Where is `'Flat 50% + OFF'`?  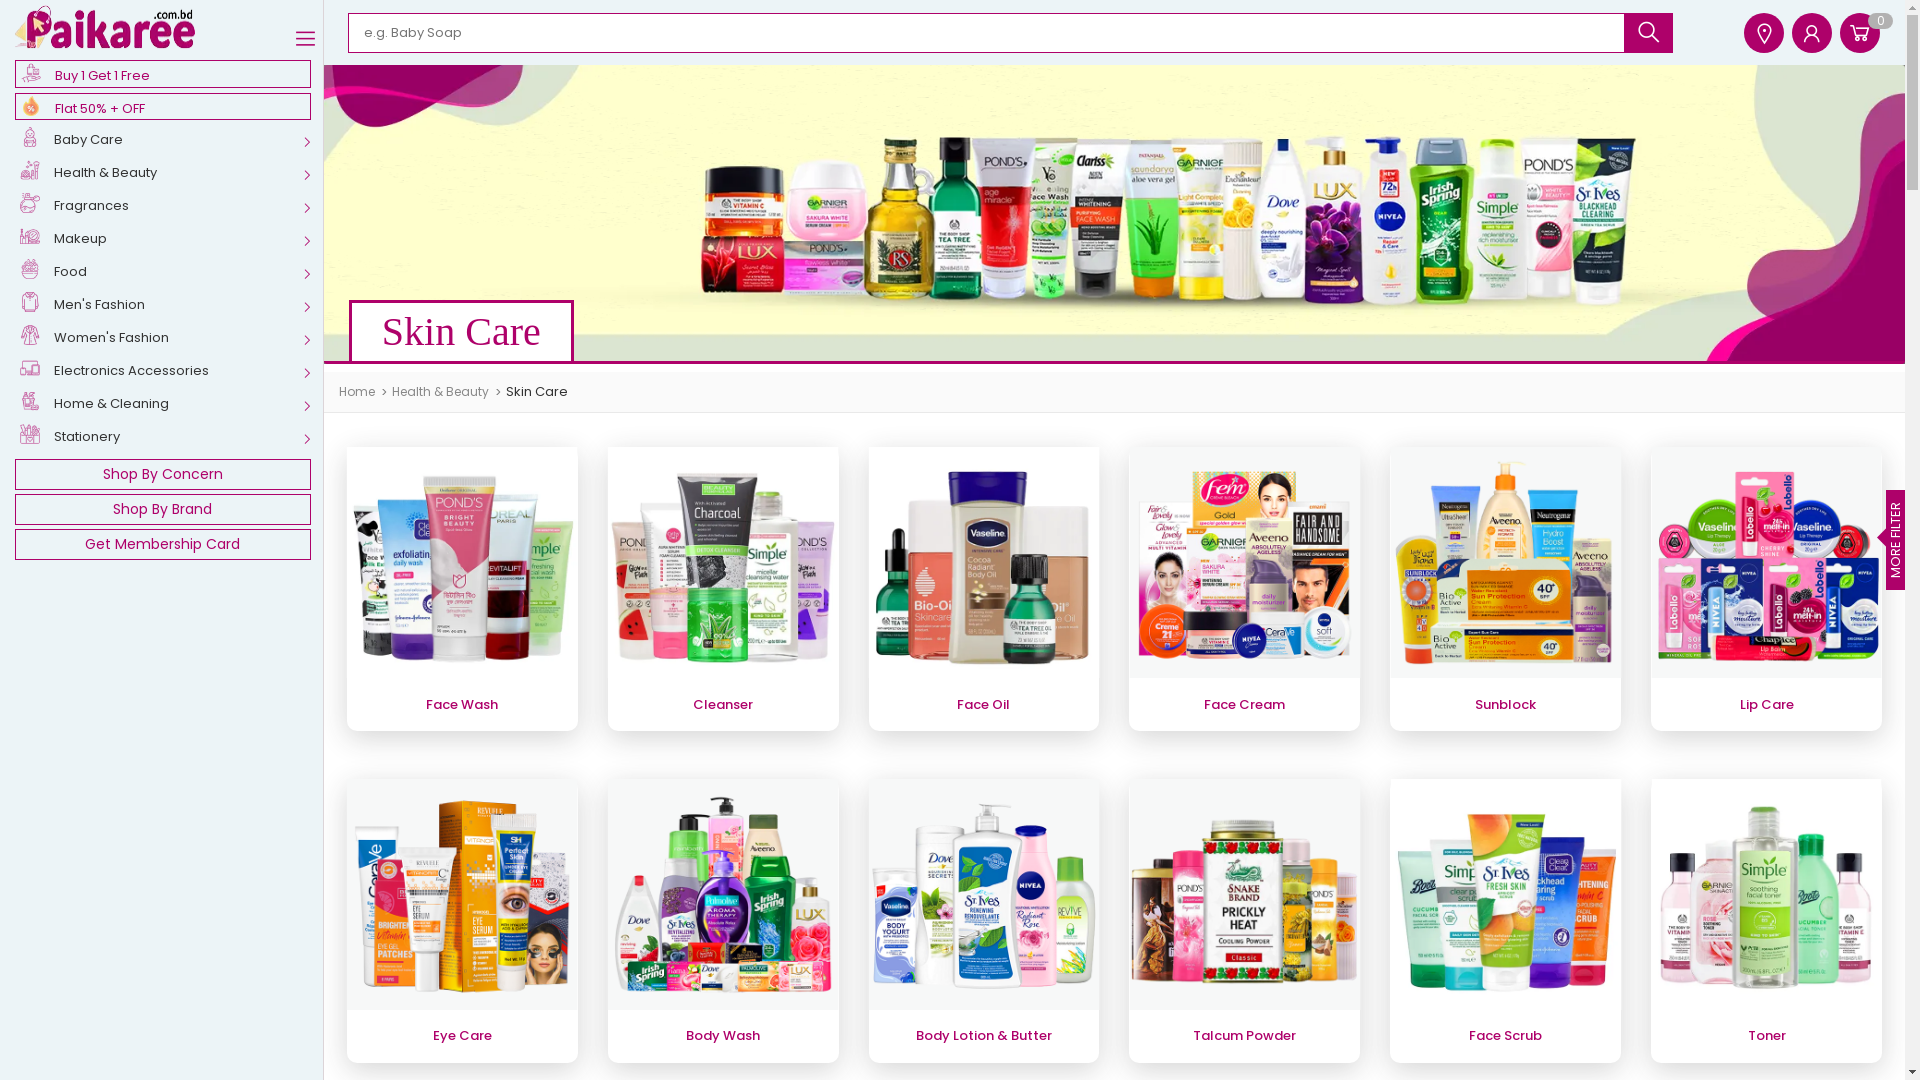 'Flat 50% + OFF' is located at coordinates (163, 105).